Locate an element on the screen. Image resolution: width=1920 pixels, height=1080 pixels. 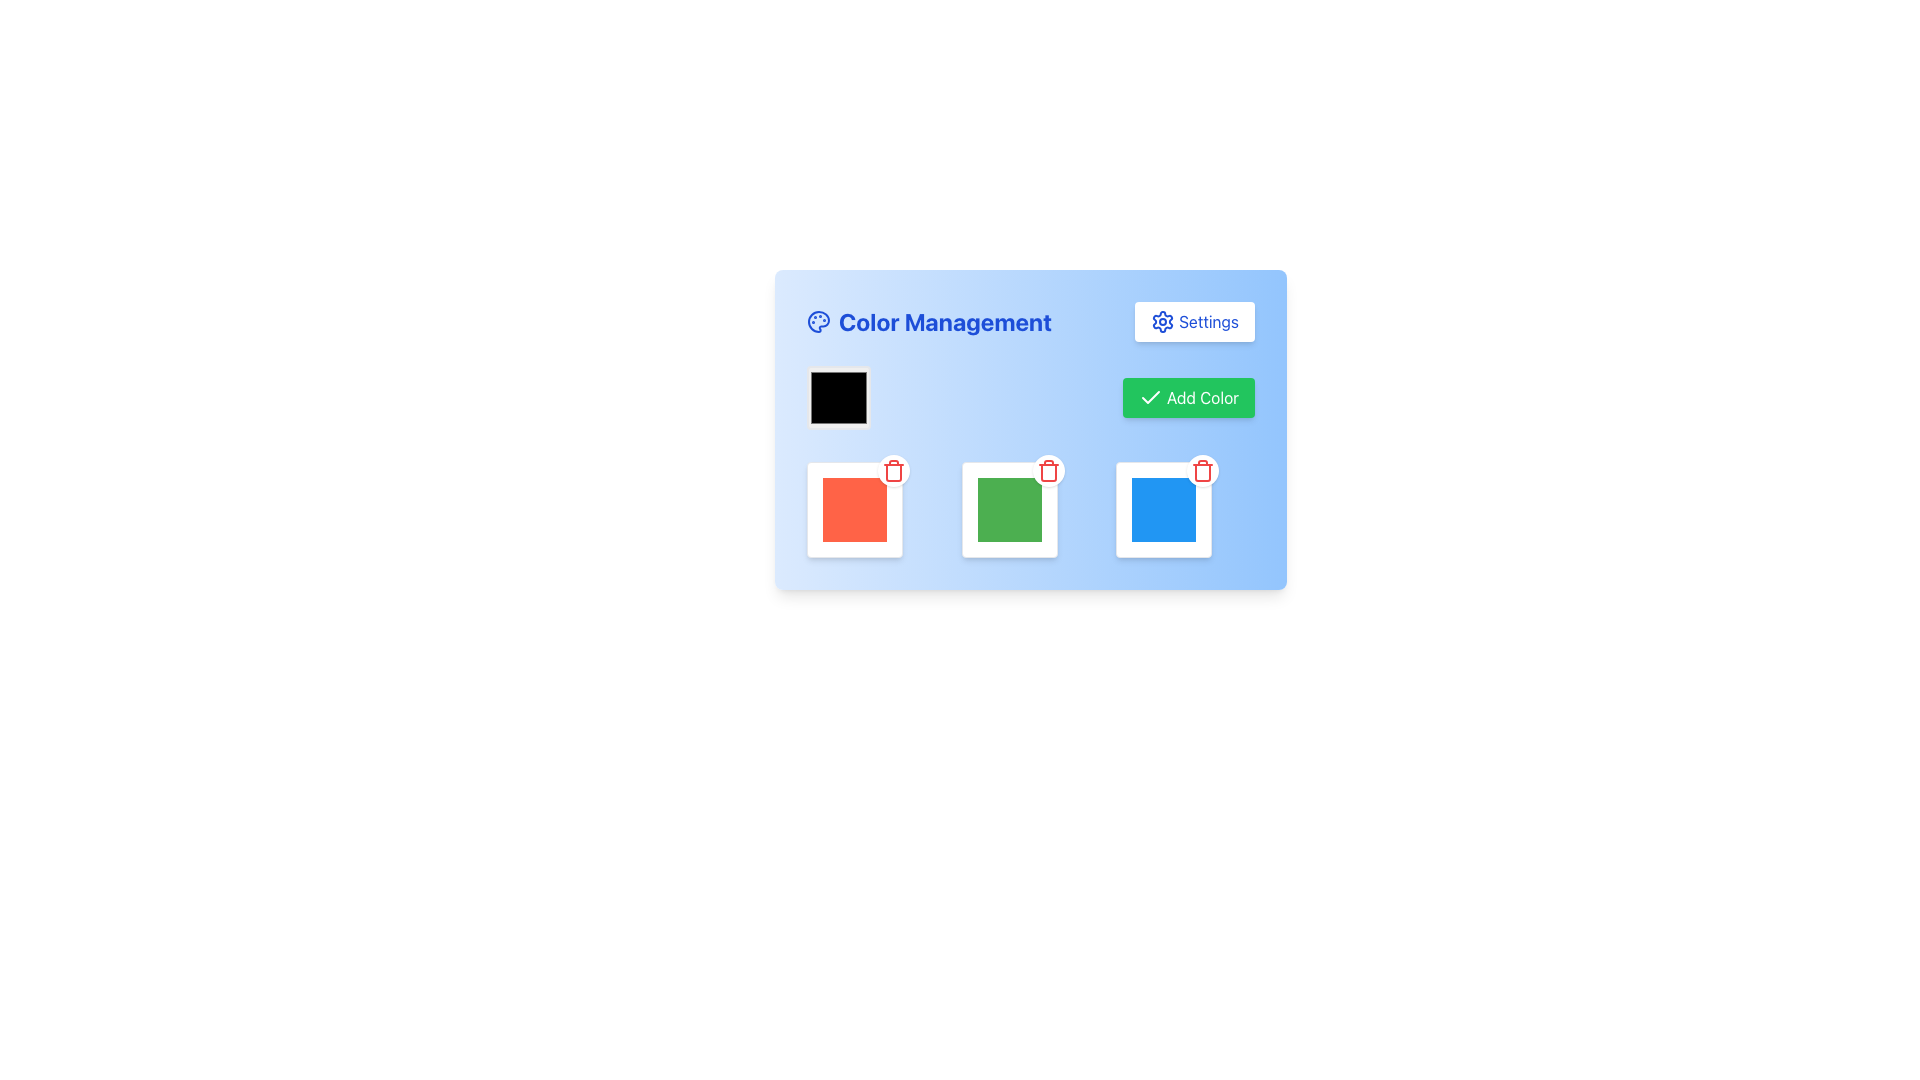
the settings button for the 'Color Management' section is located at coordinates (1195, 320).